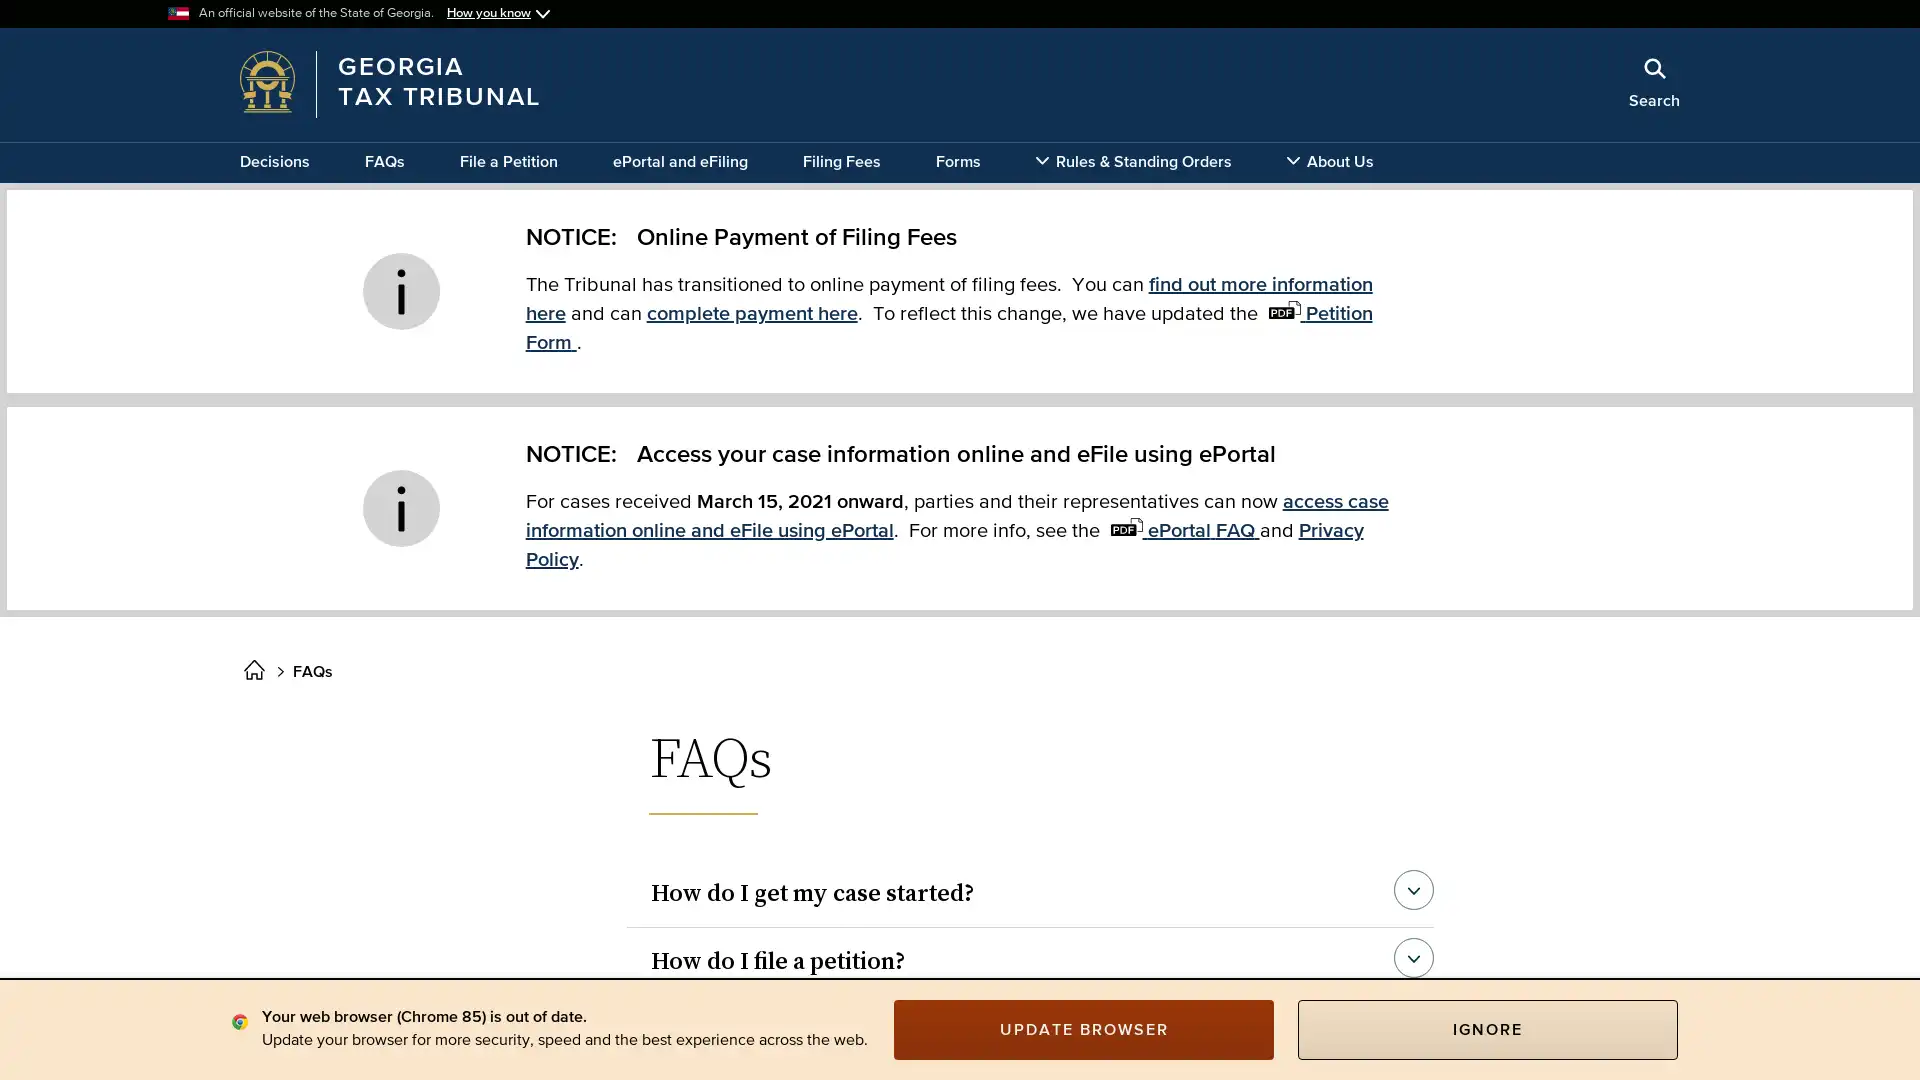 The width and height of the screenshot is (1920, 1080). Describe the element at coordinates (430, 326) in the screenshot. I see `x` at that location.